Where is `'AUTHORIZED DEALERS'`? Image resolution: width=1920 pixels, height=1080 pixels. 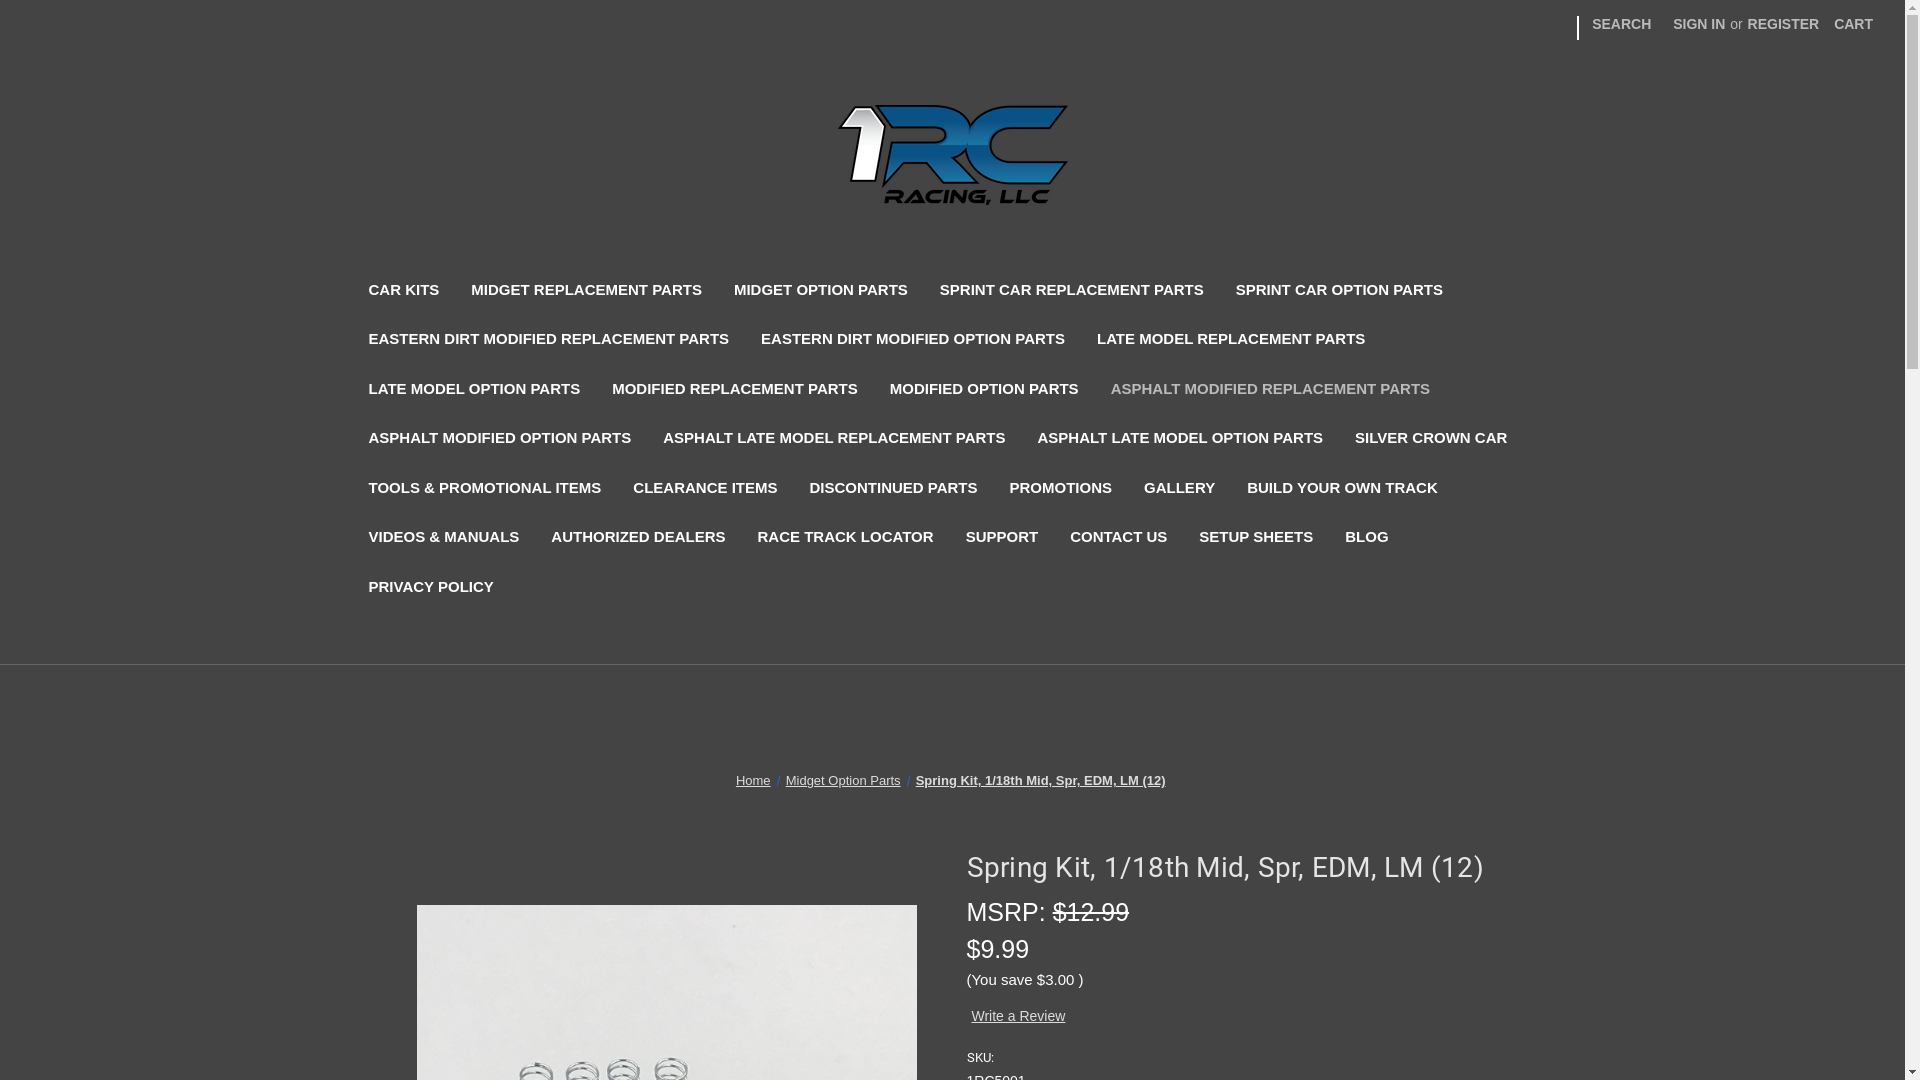
'AUTHORIZED DEALERS' is located at coordinates (534, 538).